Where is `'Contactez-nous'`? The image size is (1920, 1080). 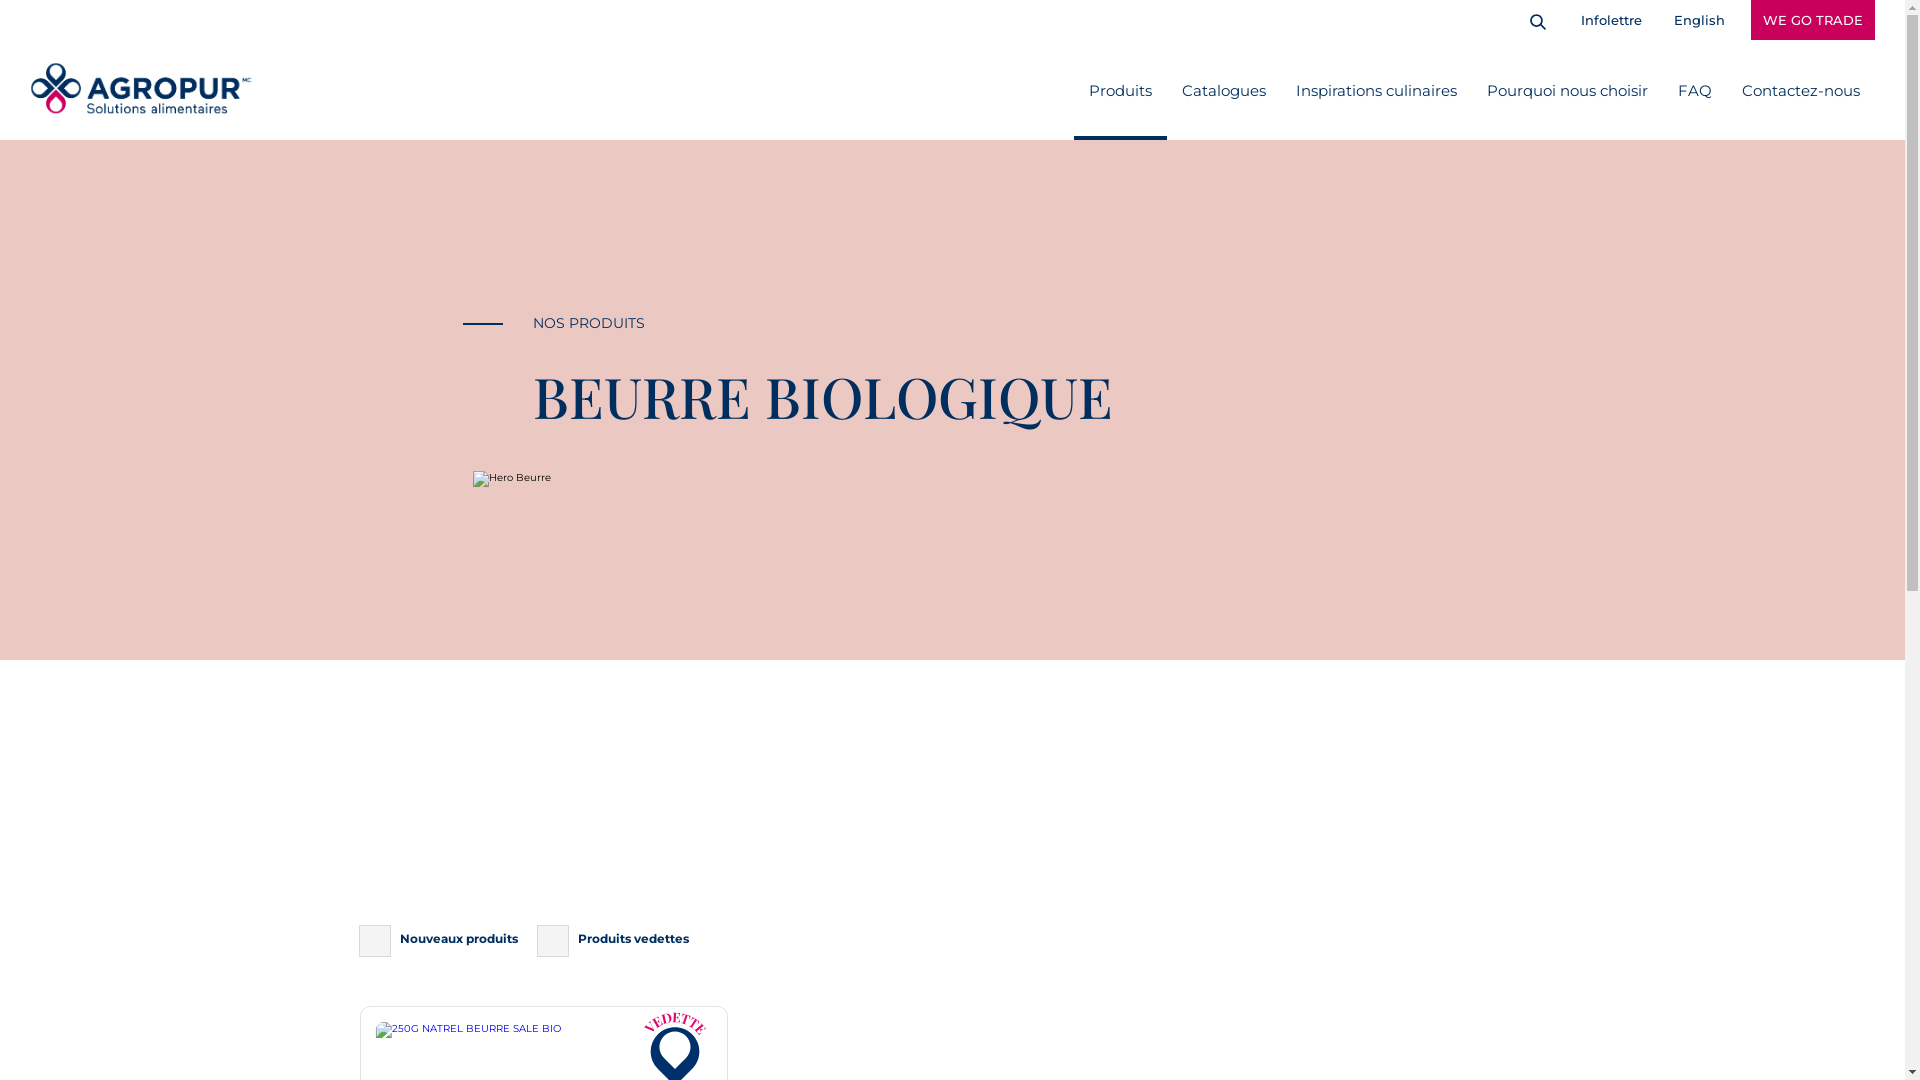
'Contactez-nous' is located at coordinates (1800, 88).